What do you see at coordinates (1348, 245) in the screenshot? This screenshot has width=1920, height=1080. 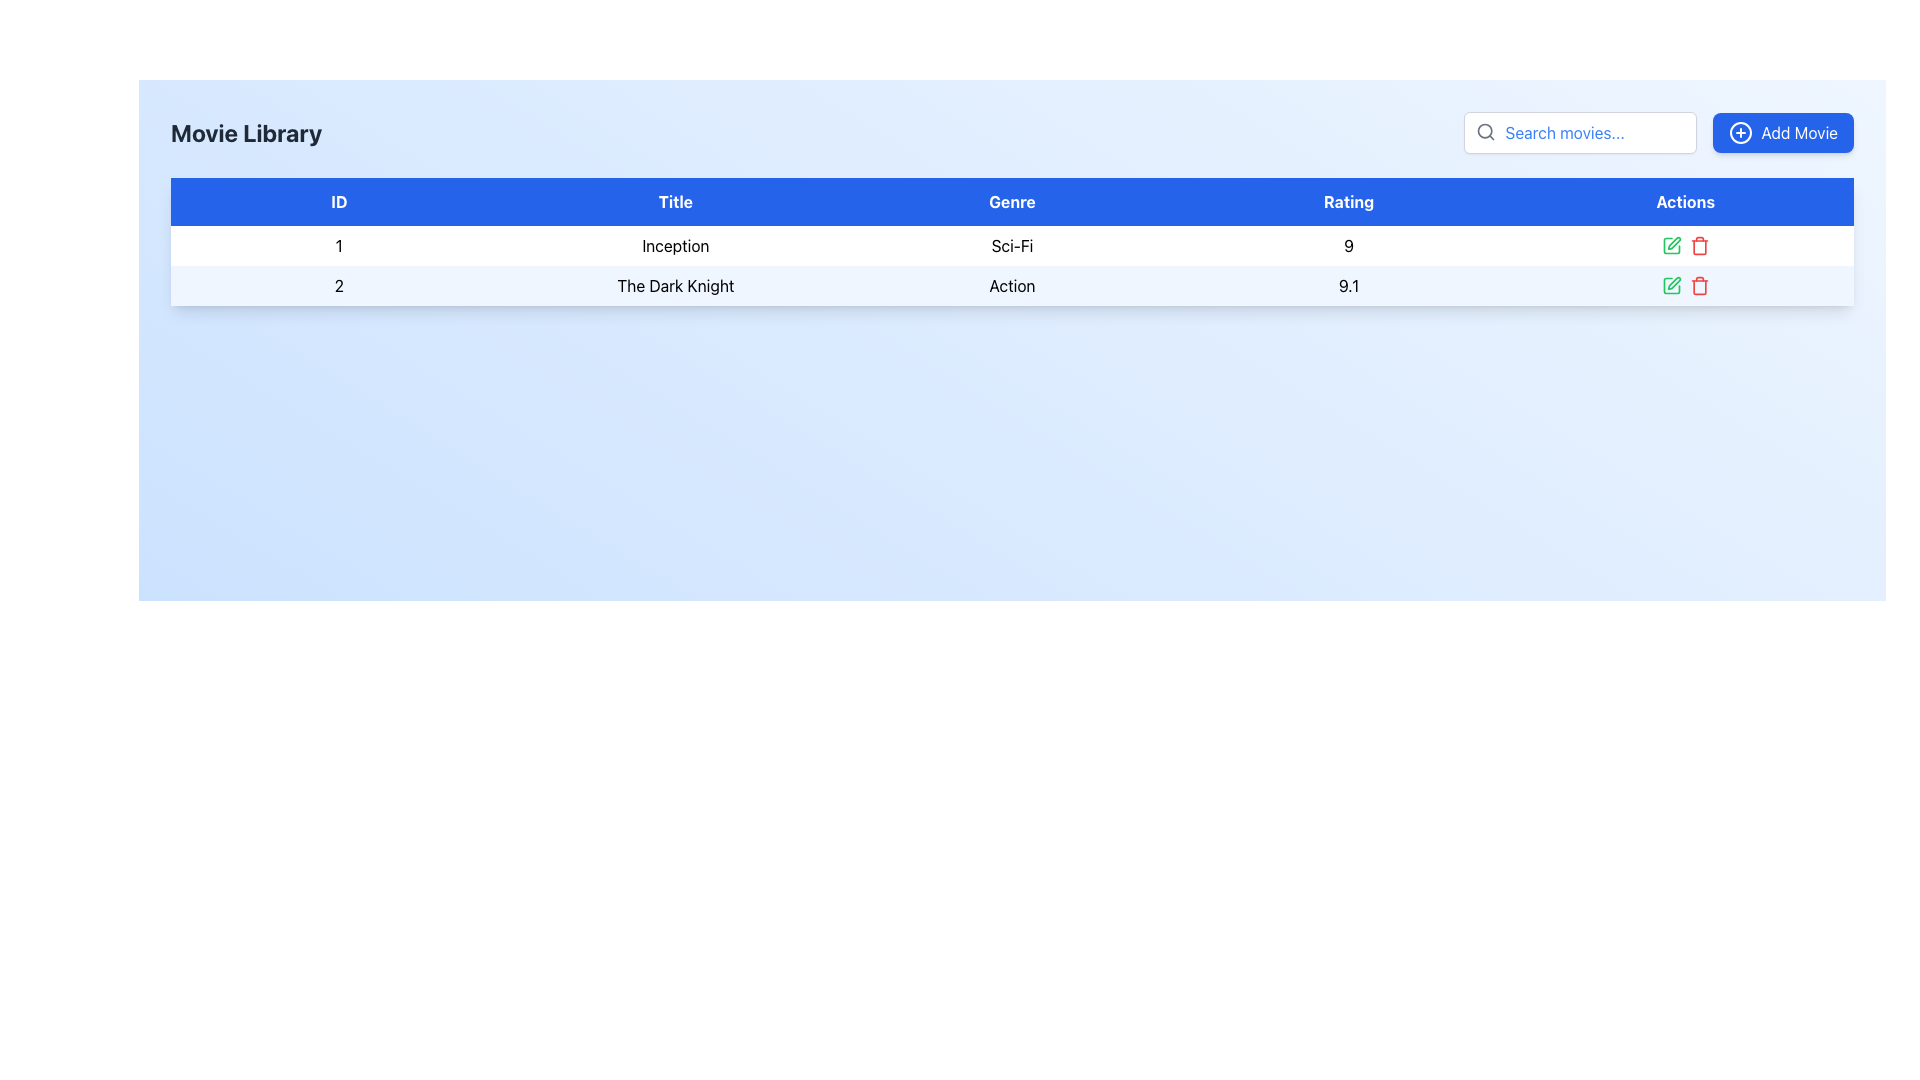 I see `the text label that displays the rating value for the movie entry in the first row of the table, located in the 'Rating' column between 'Sci-Fi' and 'Actions'` at bounding box center [1348, 245].